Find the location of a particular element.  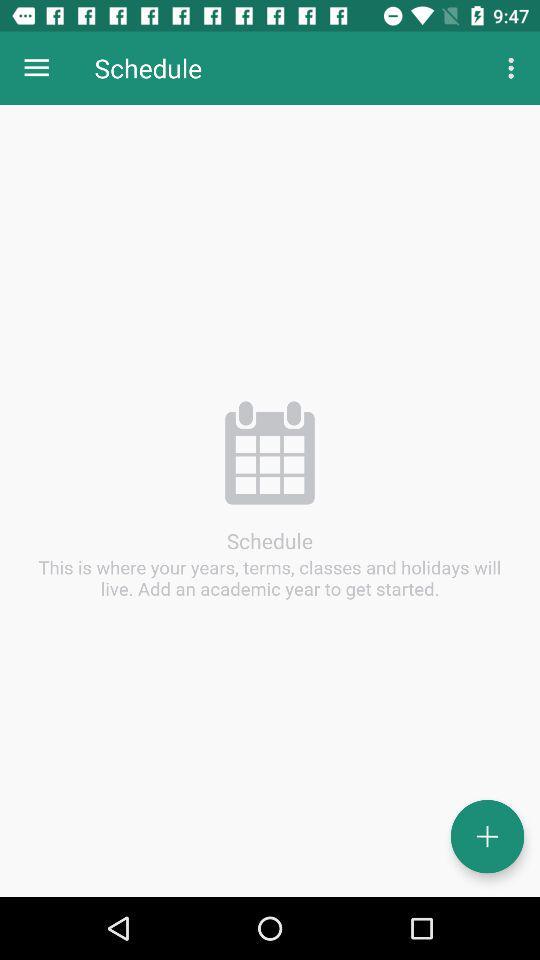

the add icon is located at coordinates (486, 836).